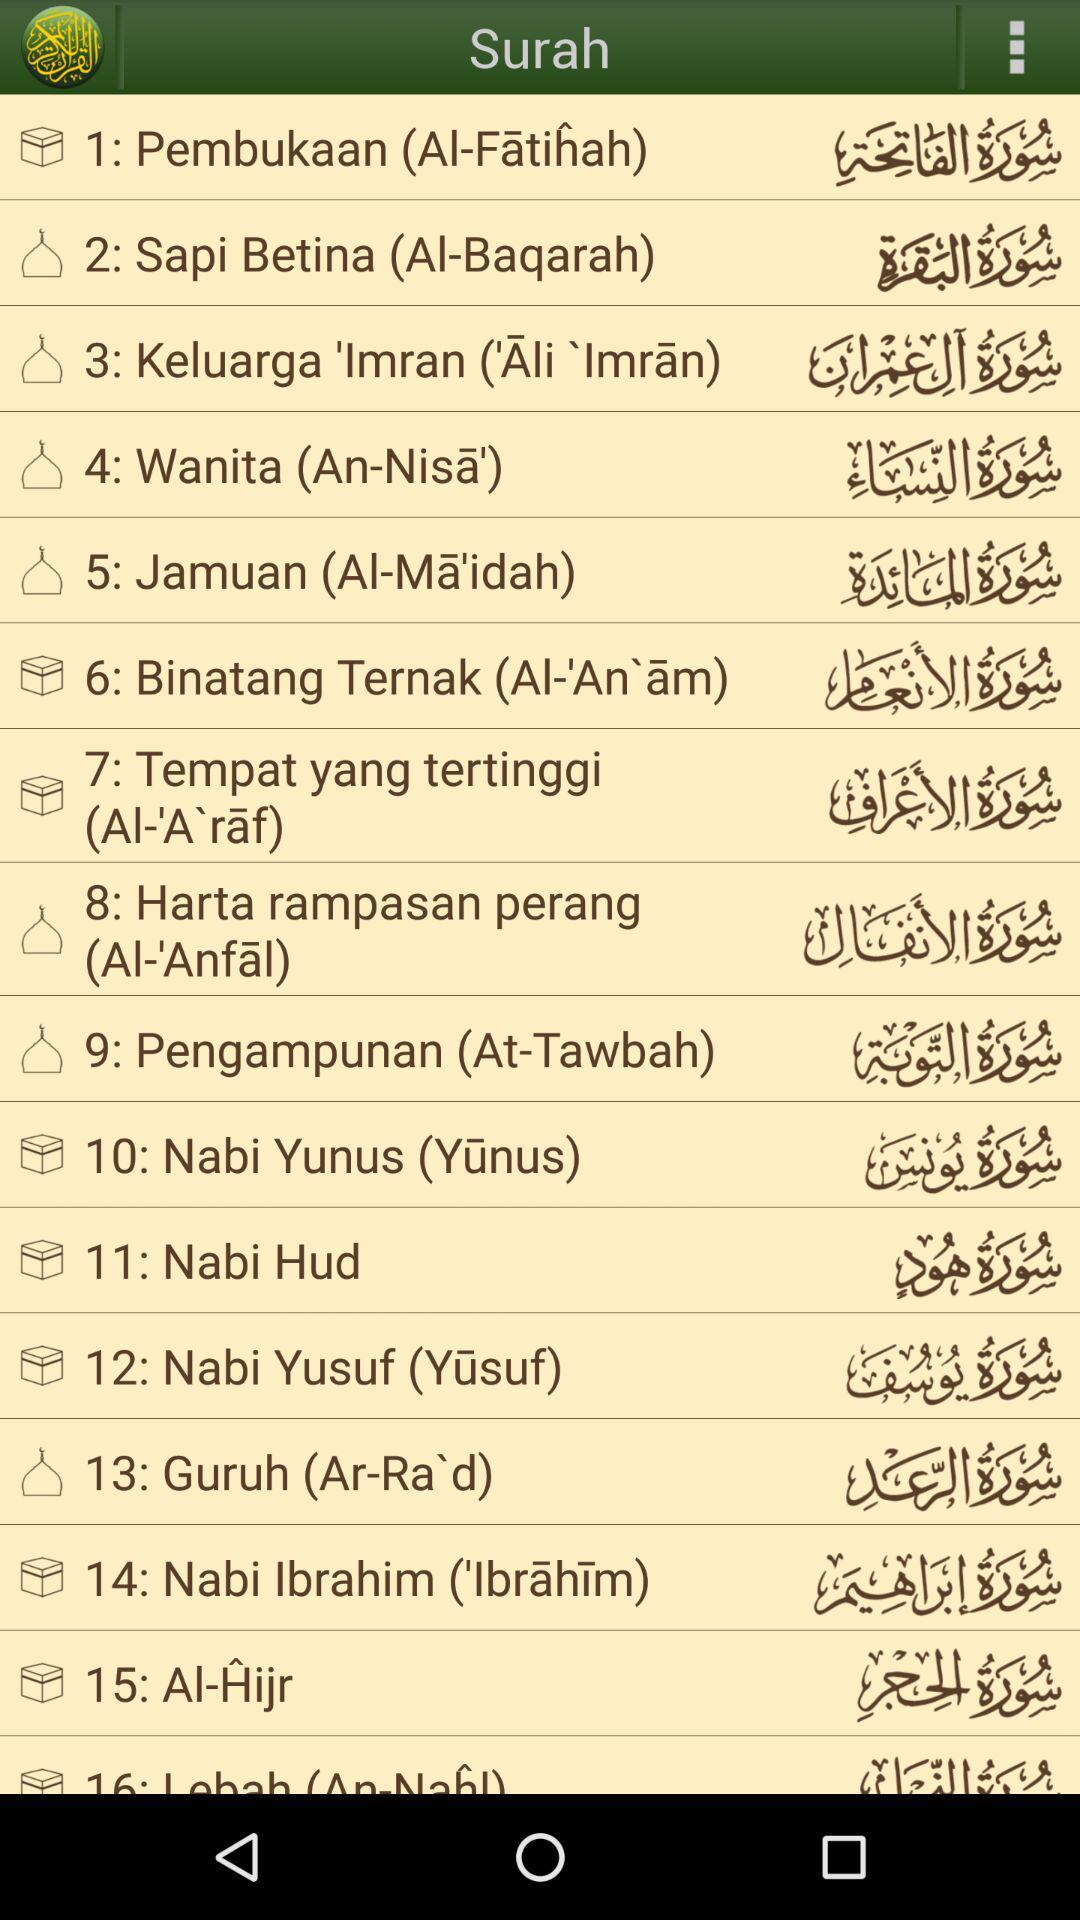  I want to click on the more icon, so click(1017, 50).